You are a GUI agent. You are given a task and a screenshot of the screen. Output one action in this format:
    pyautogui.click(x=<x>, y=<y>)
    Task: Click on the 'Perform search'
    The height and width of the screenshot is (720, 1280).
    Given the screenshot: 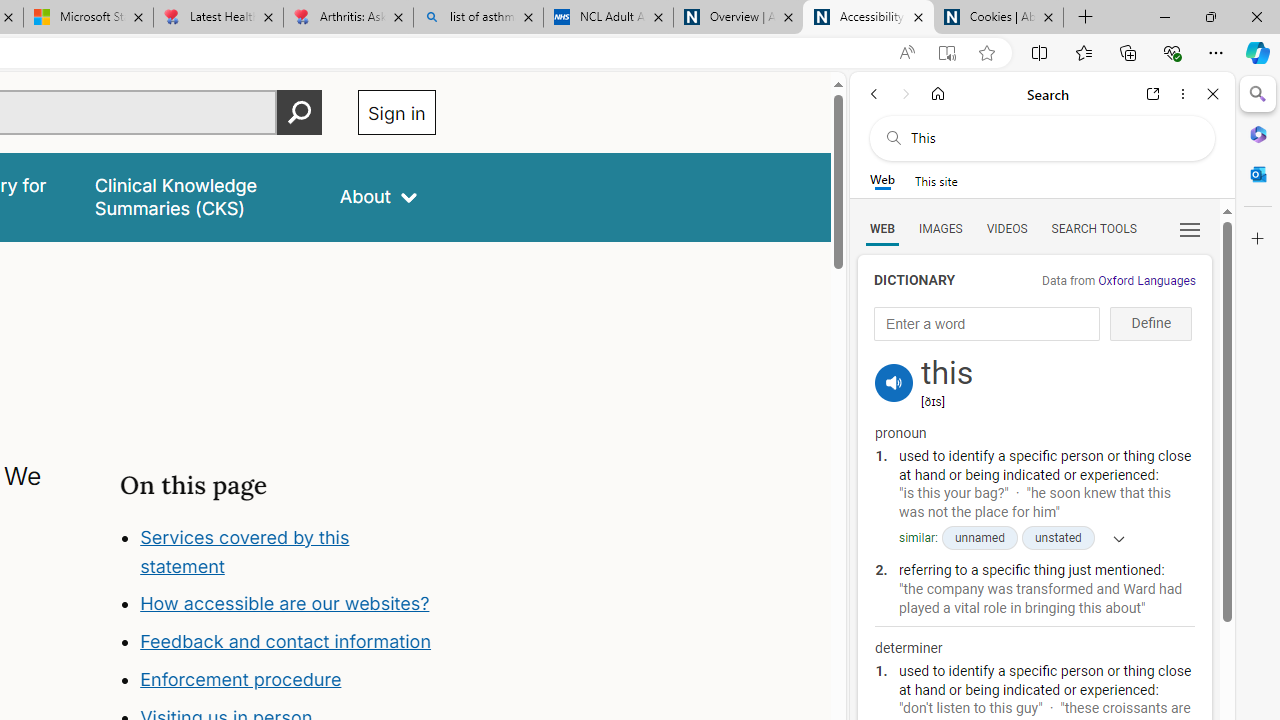 What is the action you would take?
    pyautogui.click(x=298, y=112)
    